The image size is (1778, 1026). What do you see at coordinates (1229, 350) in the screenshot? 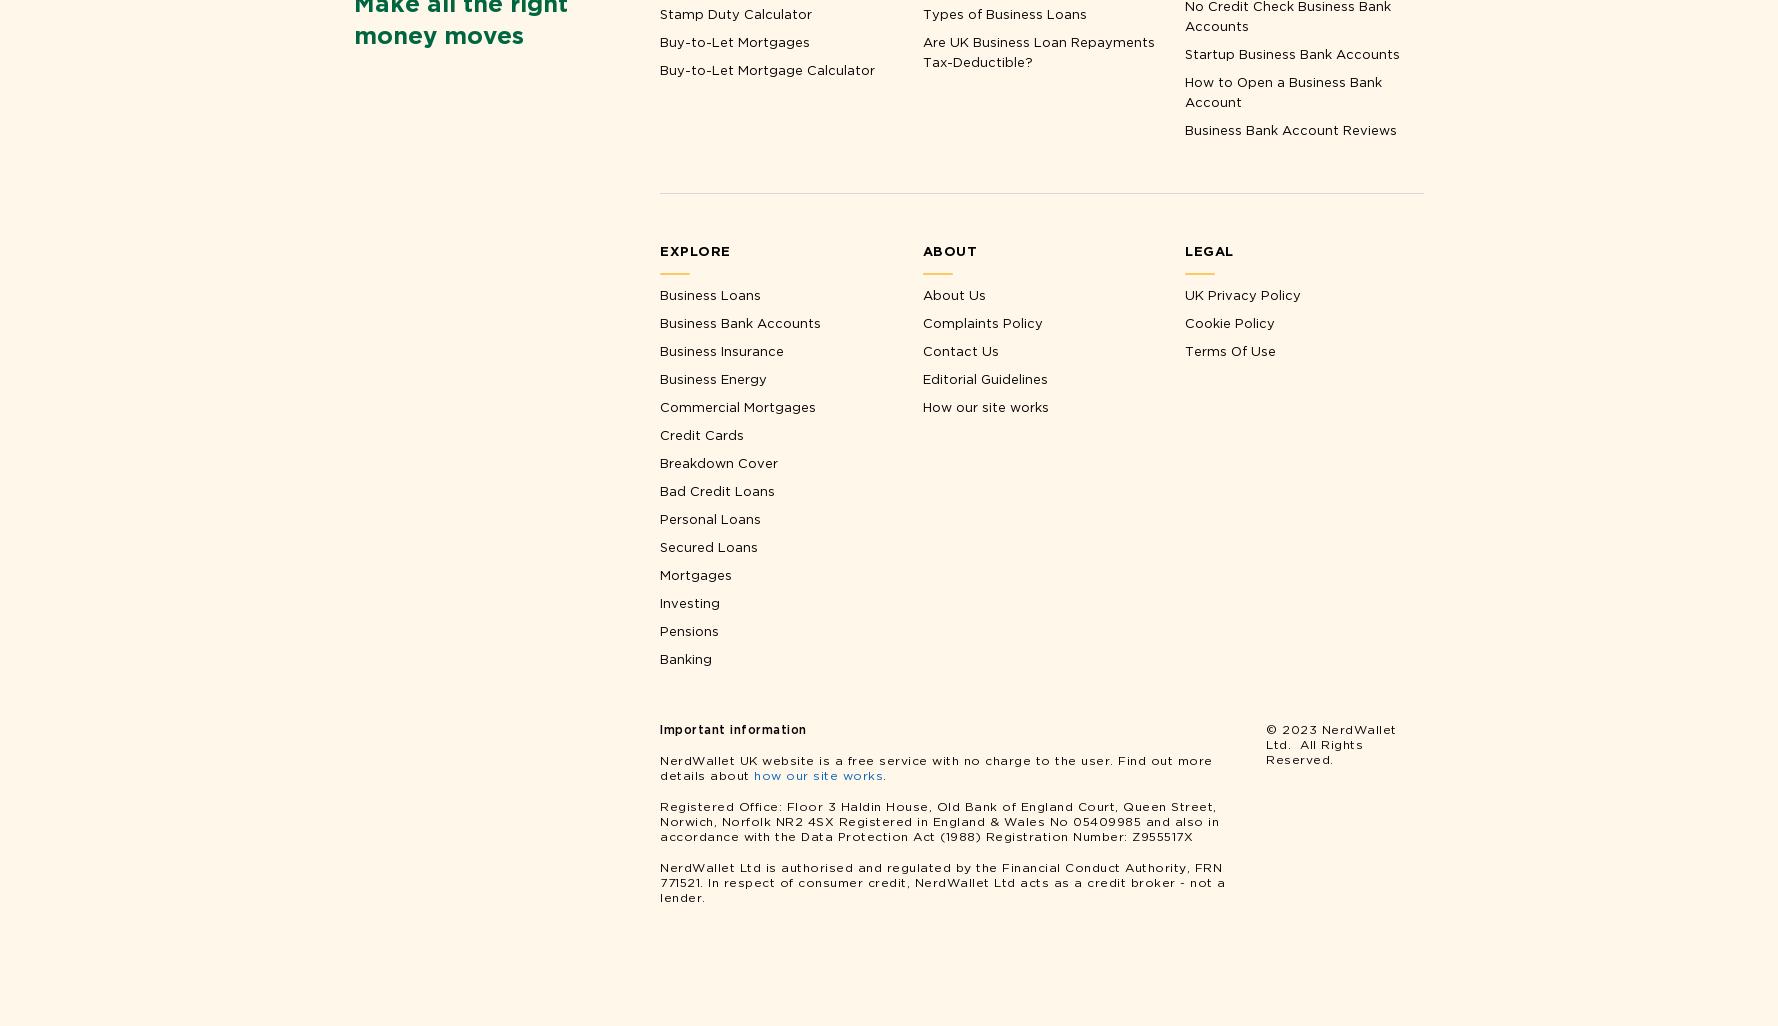
I see `'Terms Of Use'` at bounding box center [1229, 350].